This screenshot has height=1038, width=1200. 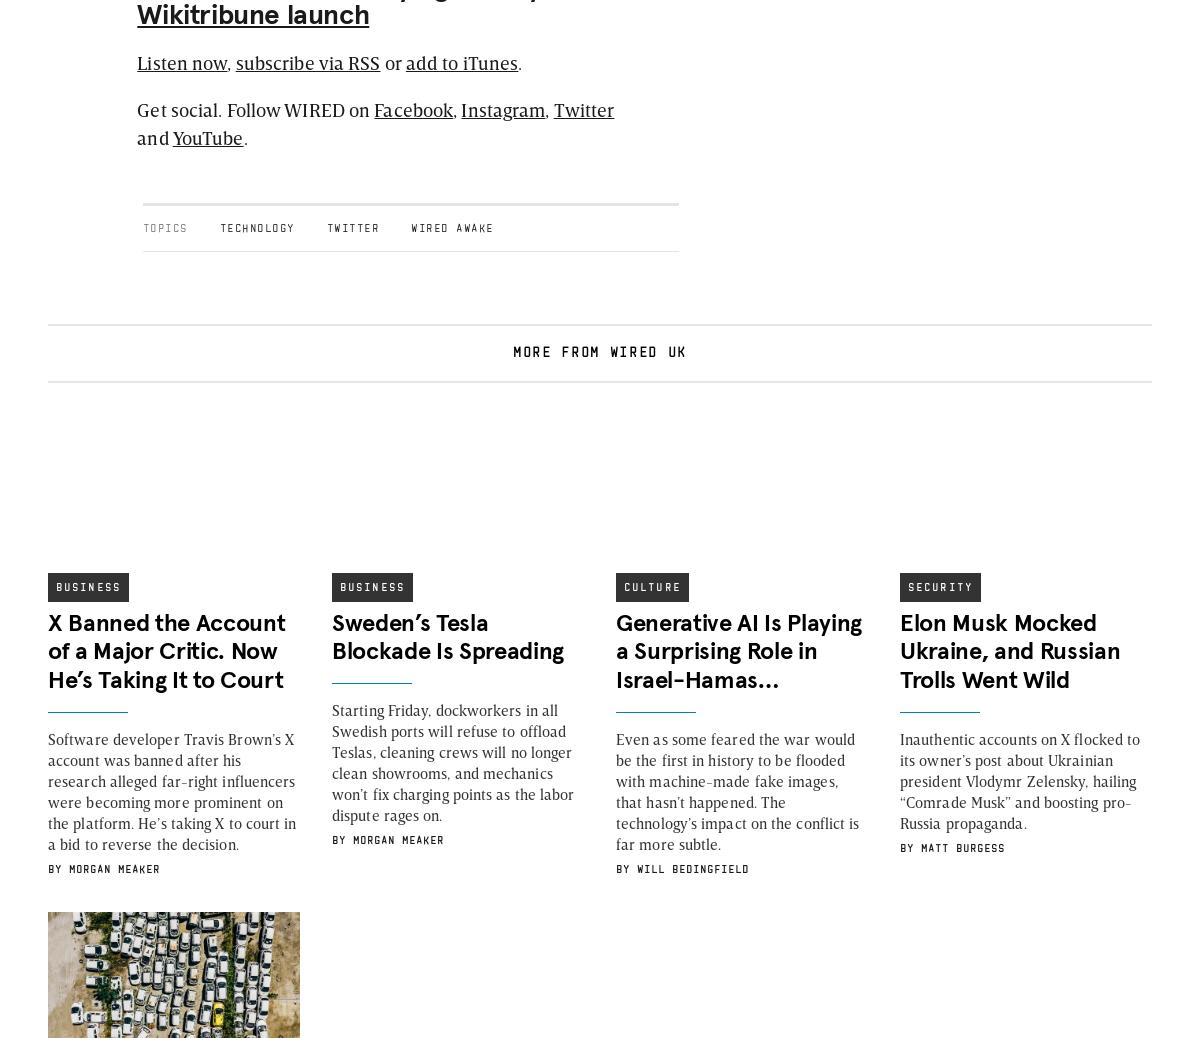 What do you see at coordinates (921, 846) in the screenshot?
I see `'Matt Burgess'` at bounding box center [921, 846].